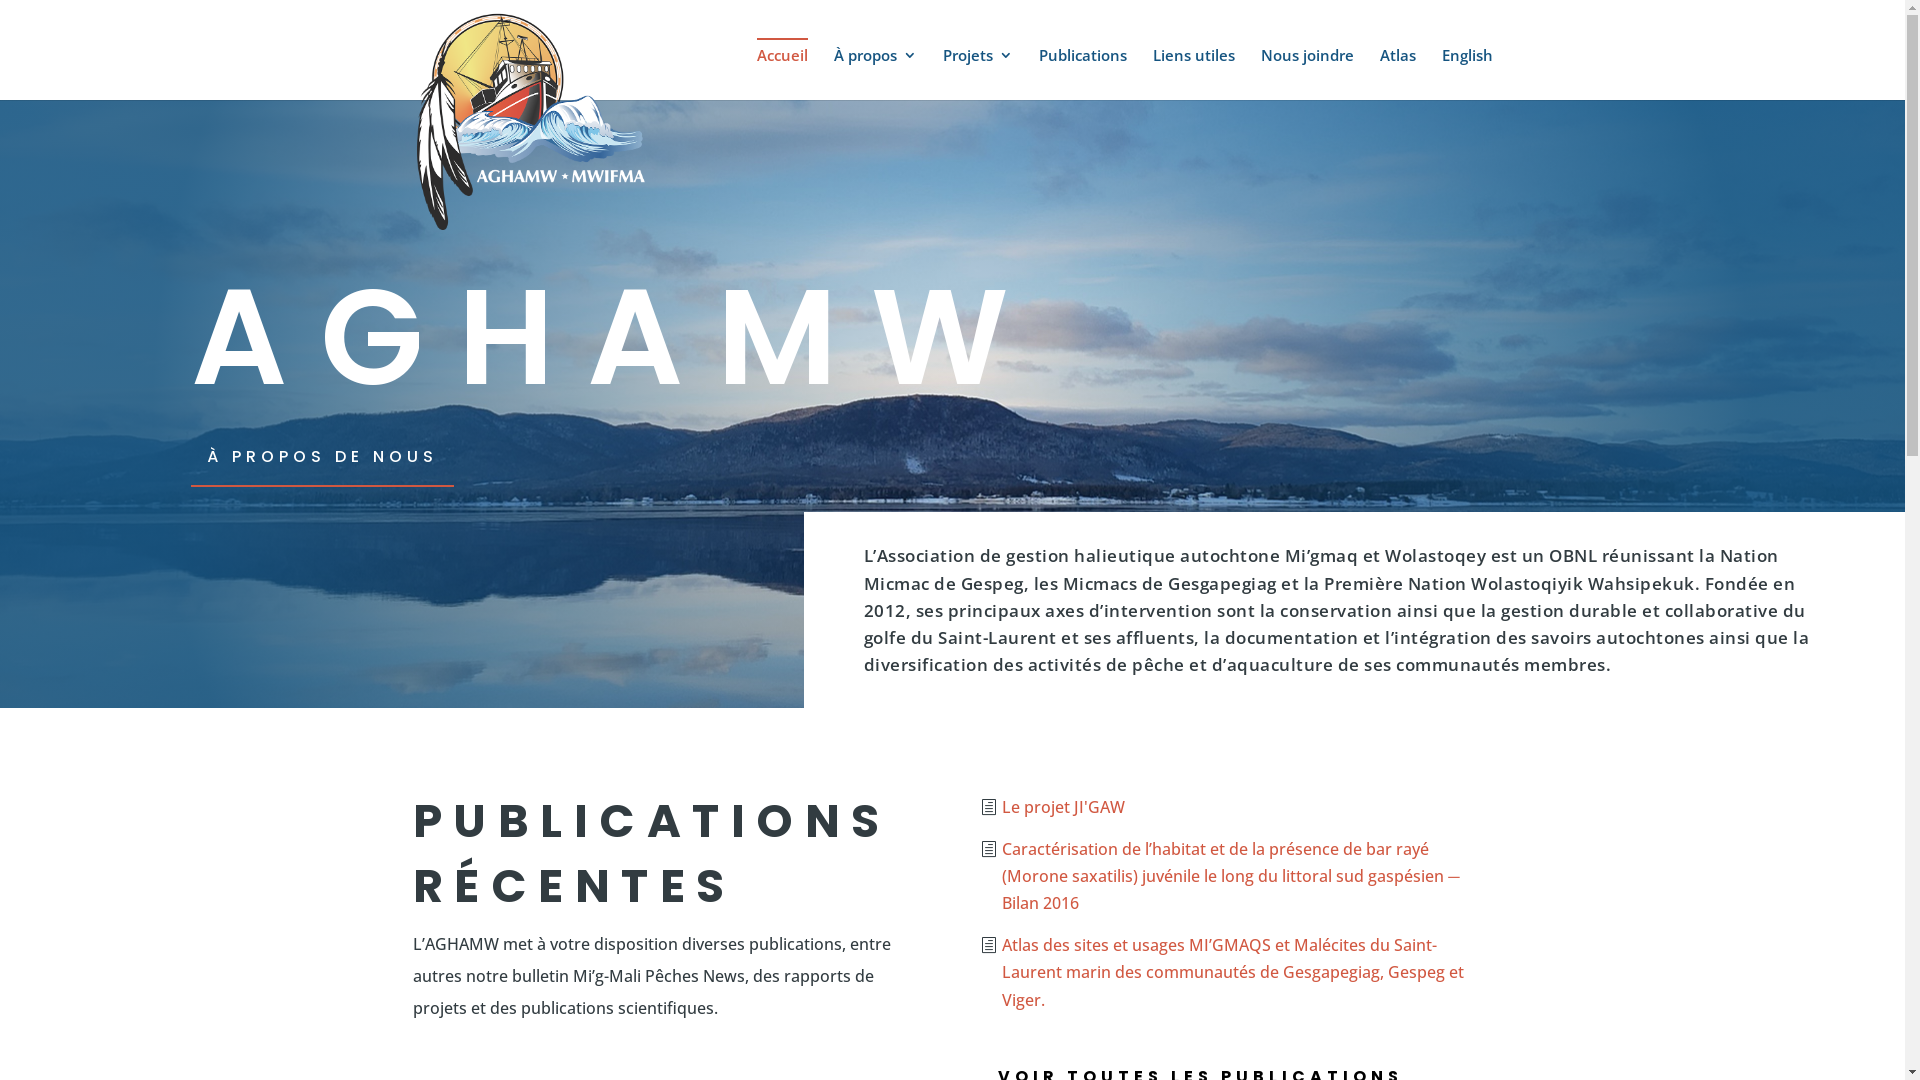 This screenshot has height=1080, width=1920. What do you see at coordinates (1193, 72) in the screenshot?
I see `'Liens utiles'` at bounding box center [1193, 72].